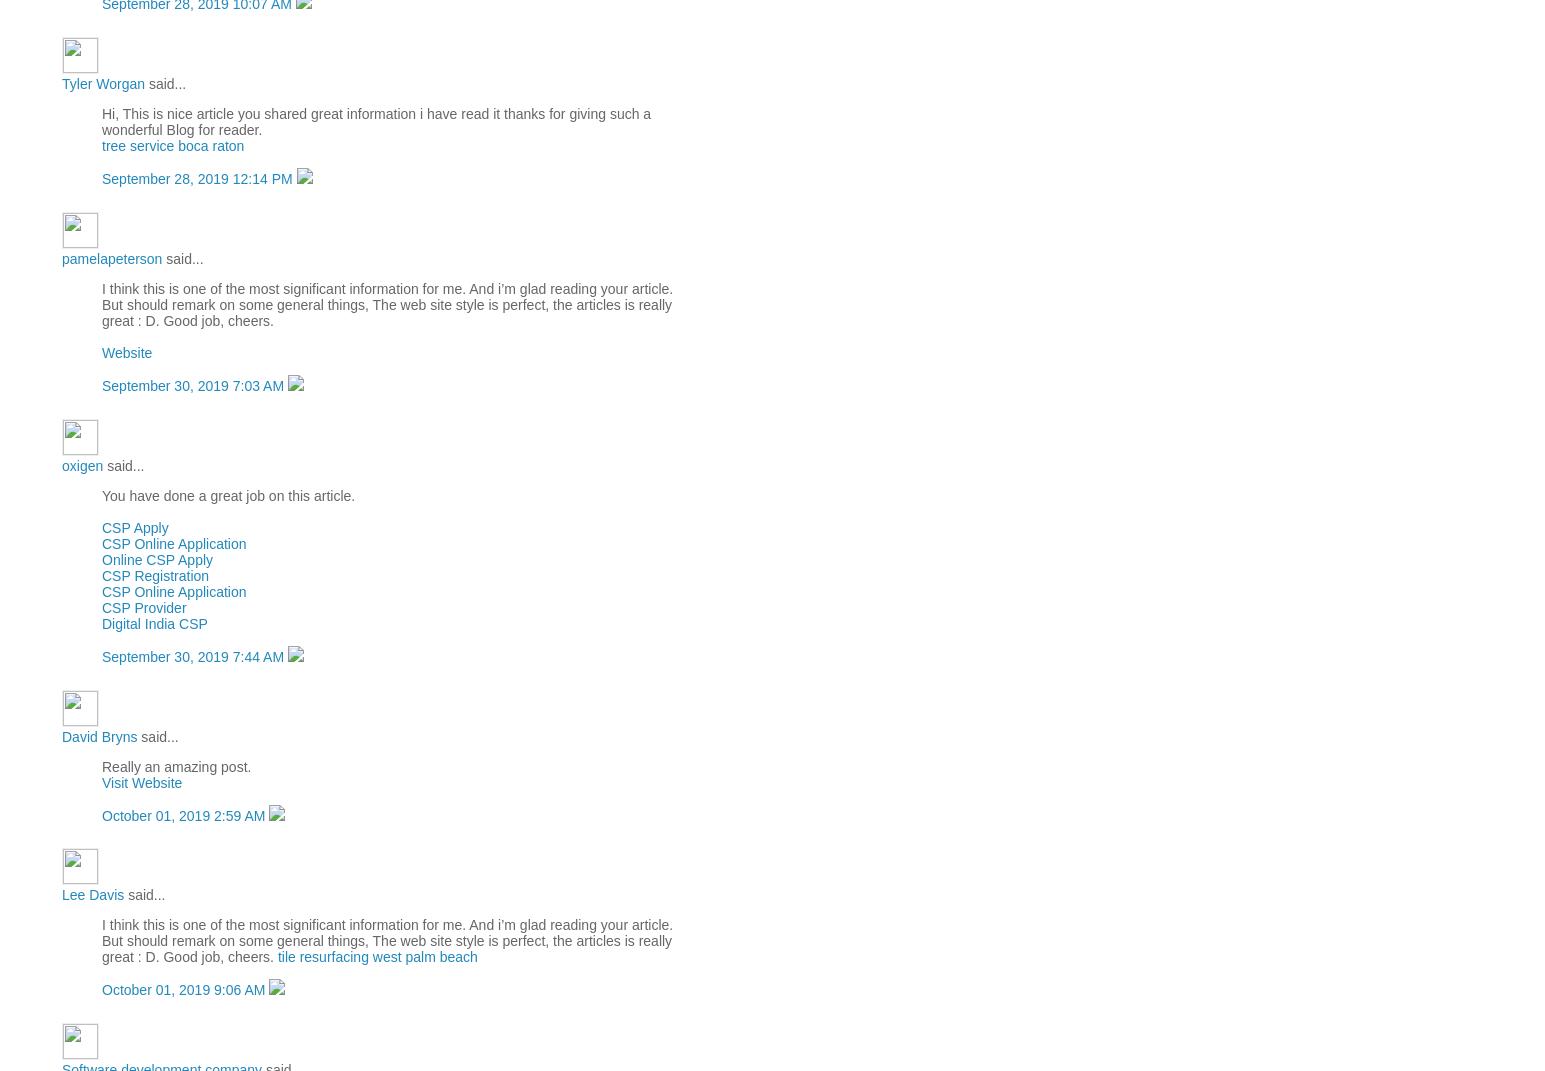  I want to click on 'CSP Registration', so click(154, 575).